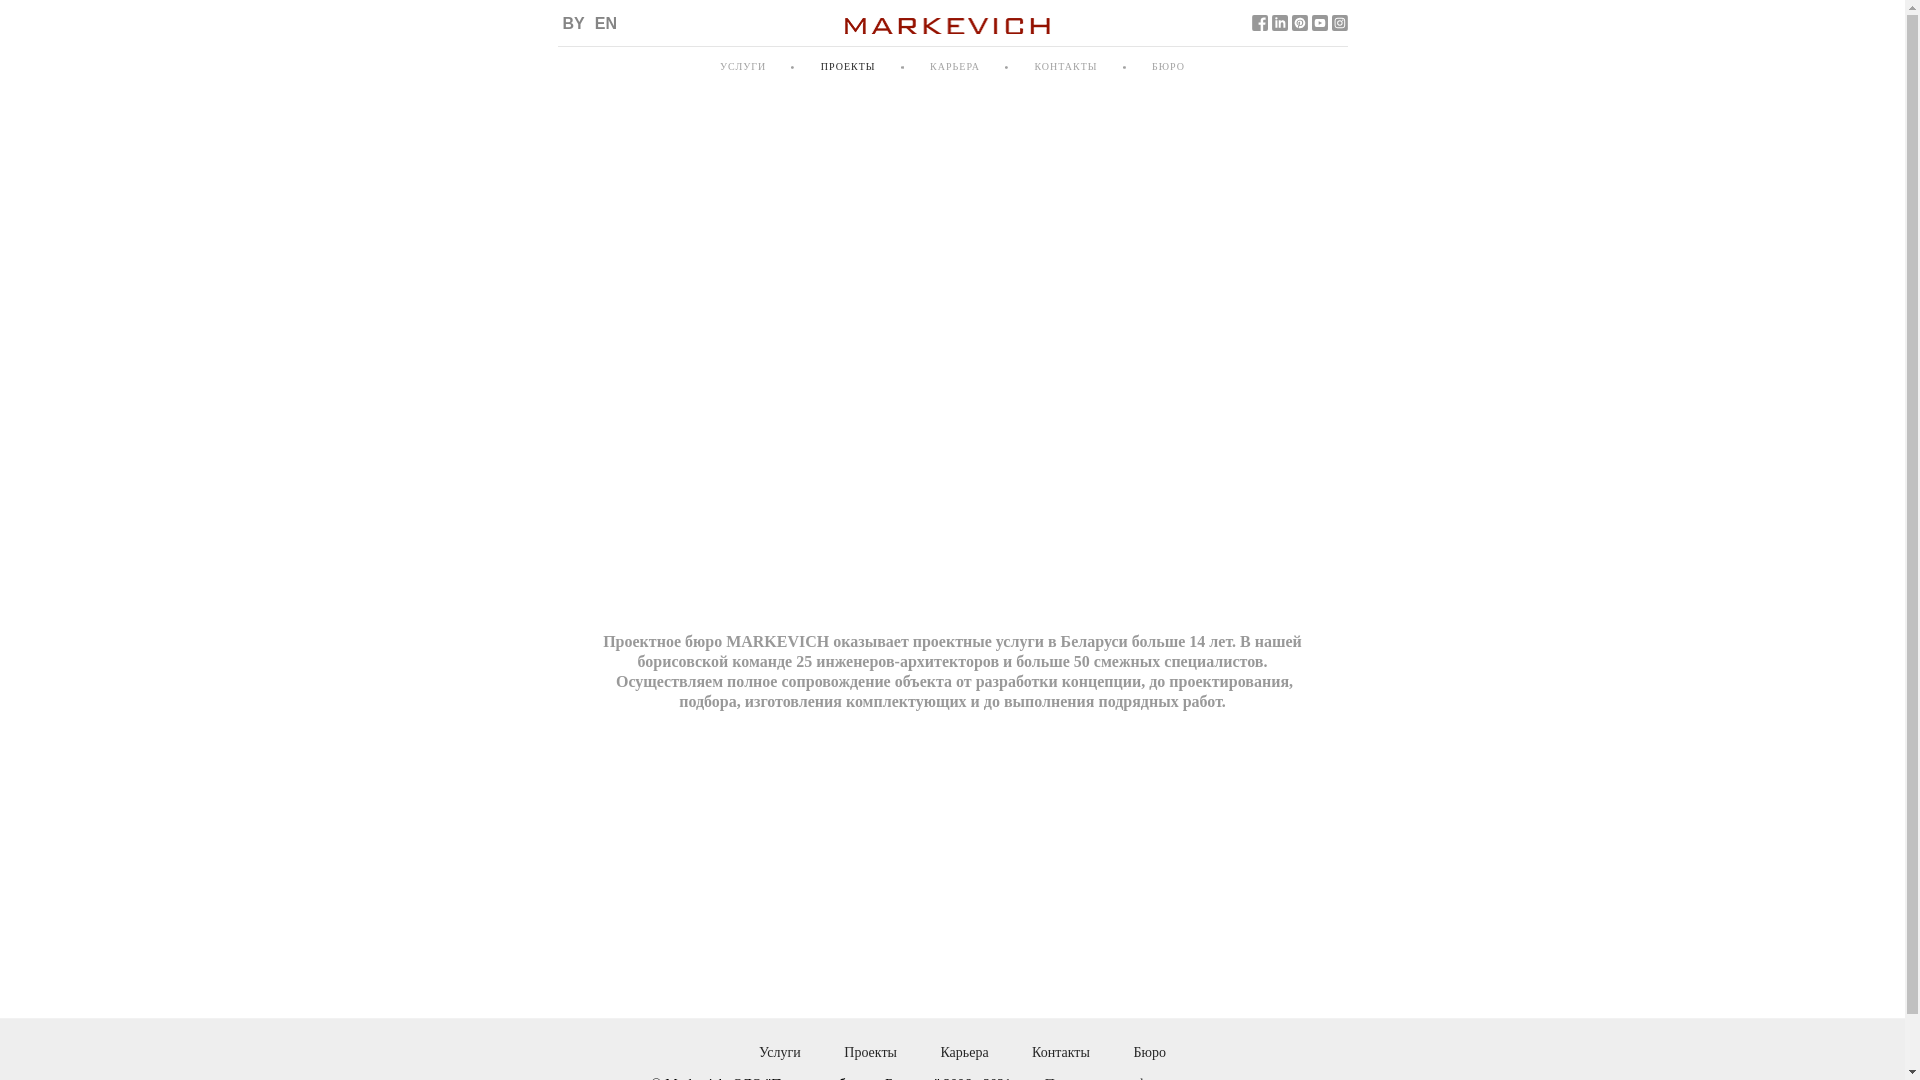 This screenshot has height=1080, width=1920. What do you see at coordinates (604, 23) in the screenshot?
I see `'EN'` at bounding box center [604, 23].